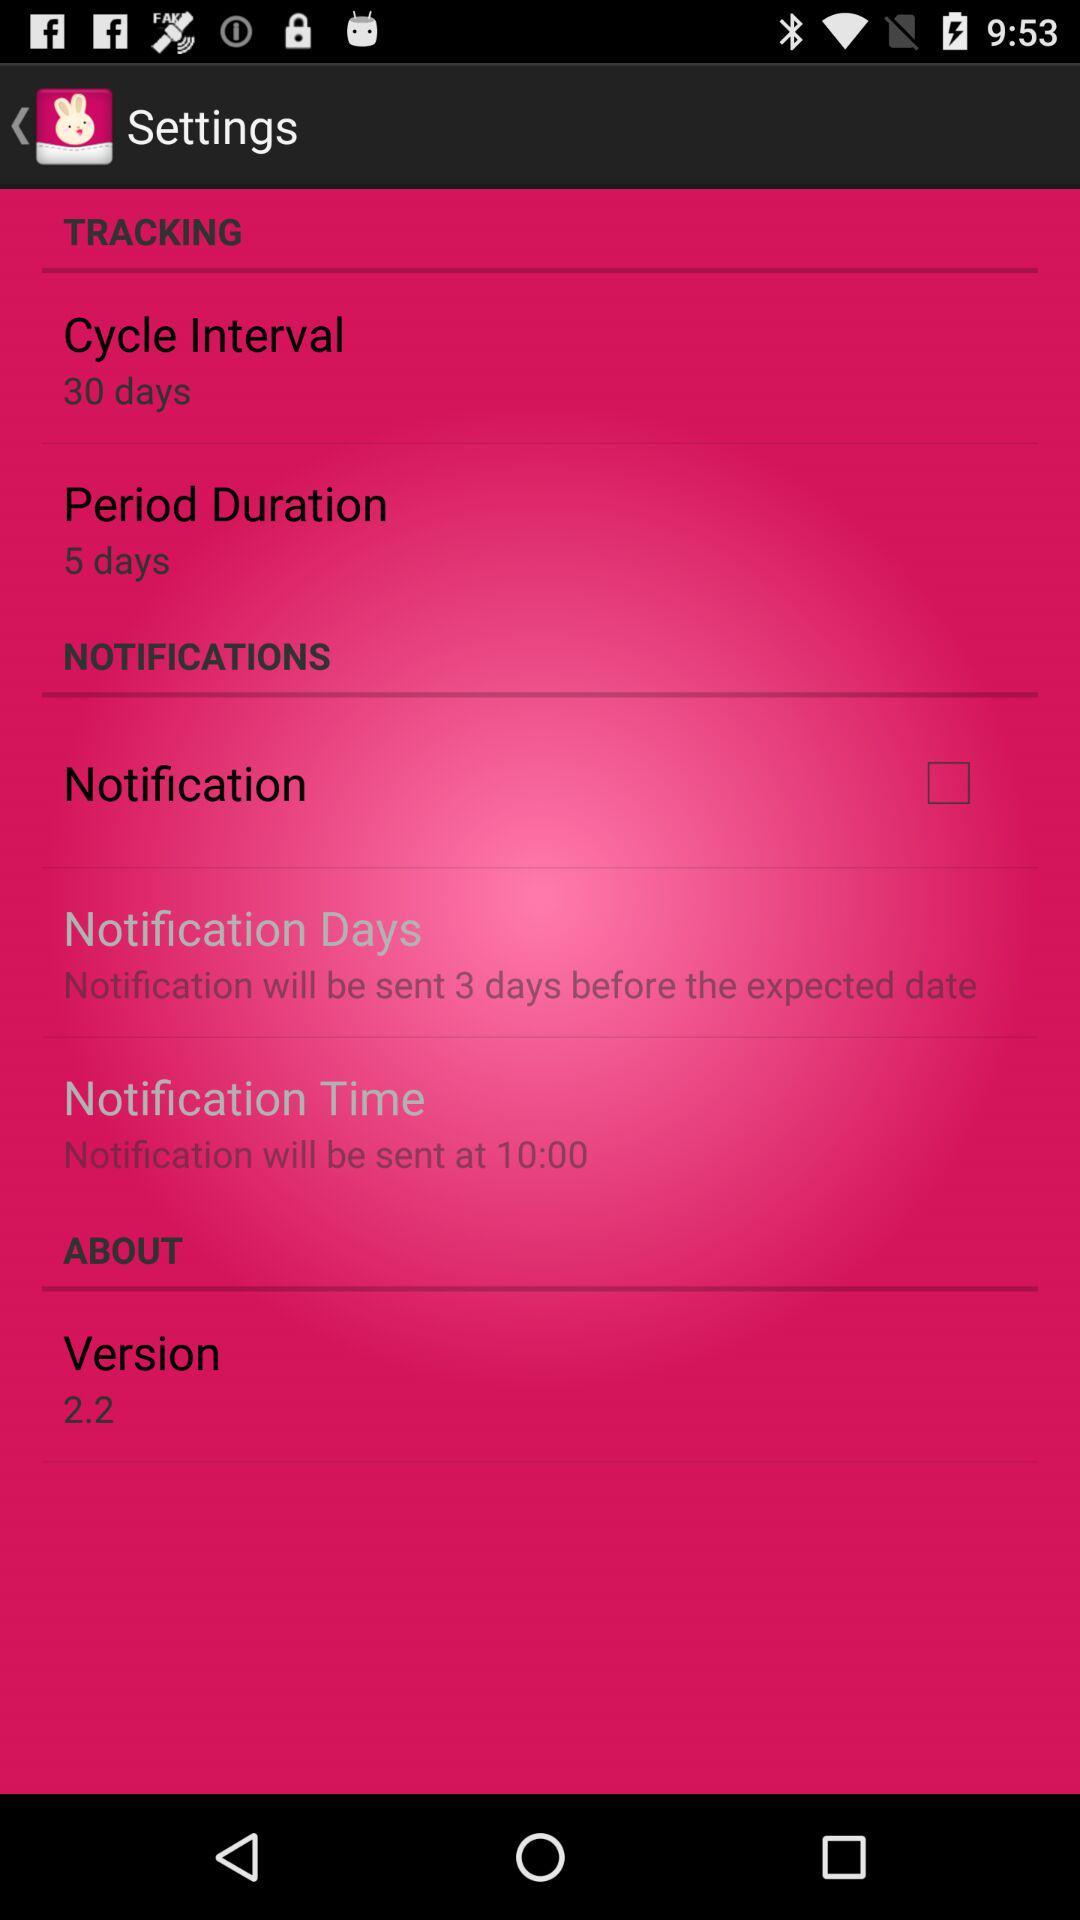  What do you see at coordinates (127, 389) in the screenshot?
I see `app above the period duration item` at bounding box center [127, 389].